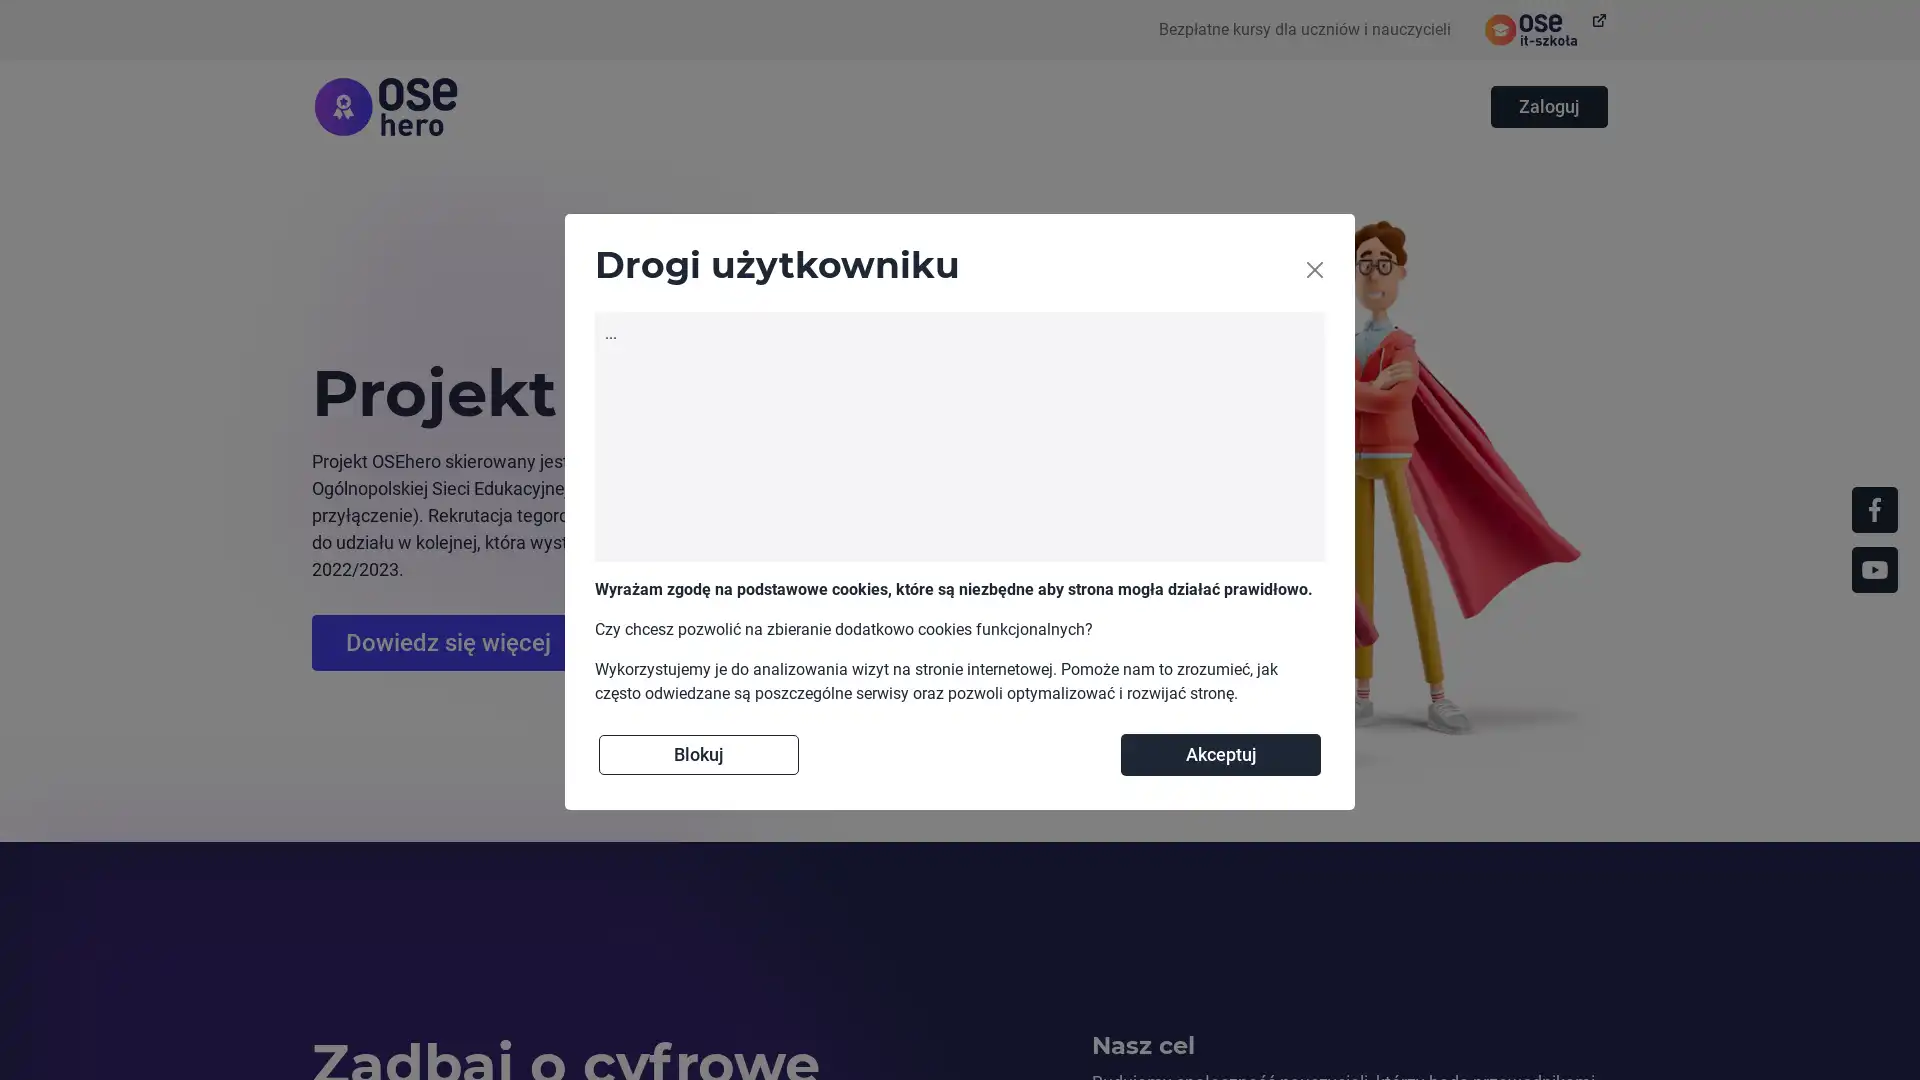 The image size is (1920, 1080). Describe the element at coordinates (1219, 753) in the screenshot. I see `Akceptuj` at that location.